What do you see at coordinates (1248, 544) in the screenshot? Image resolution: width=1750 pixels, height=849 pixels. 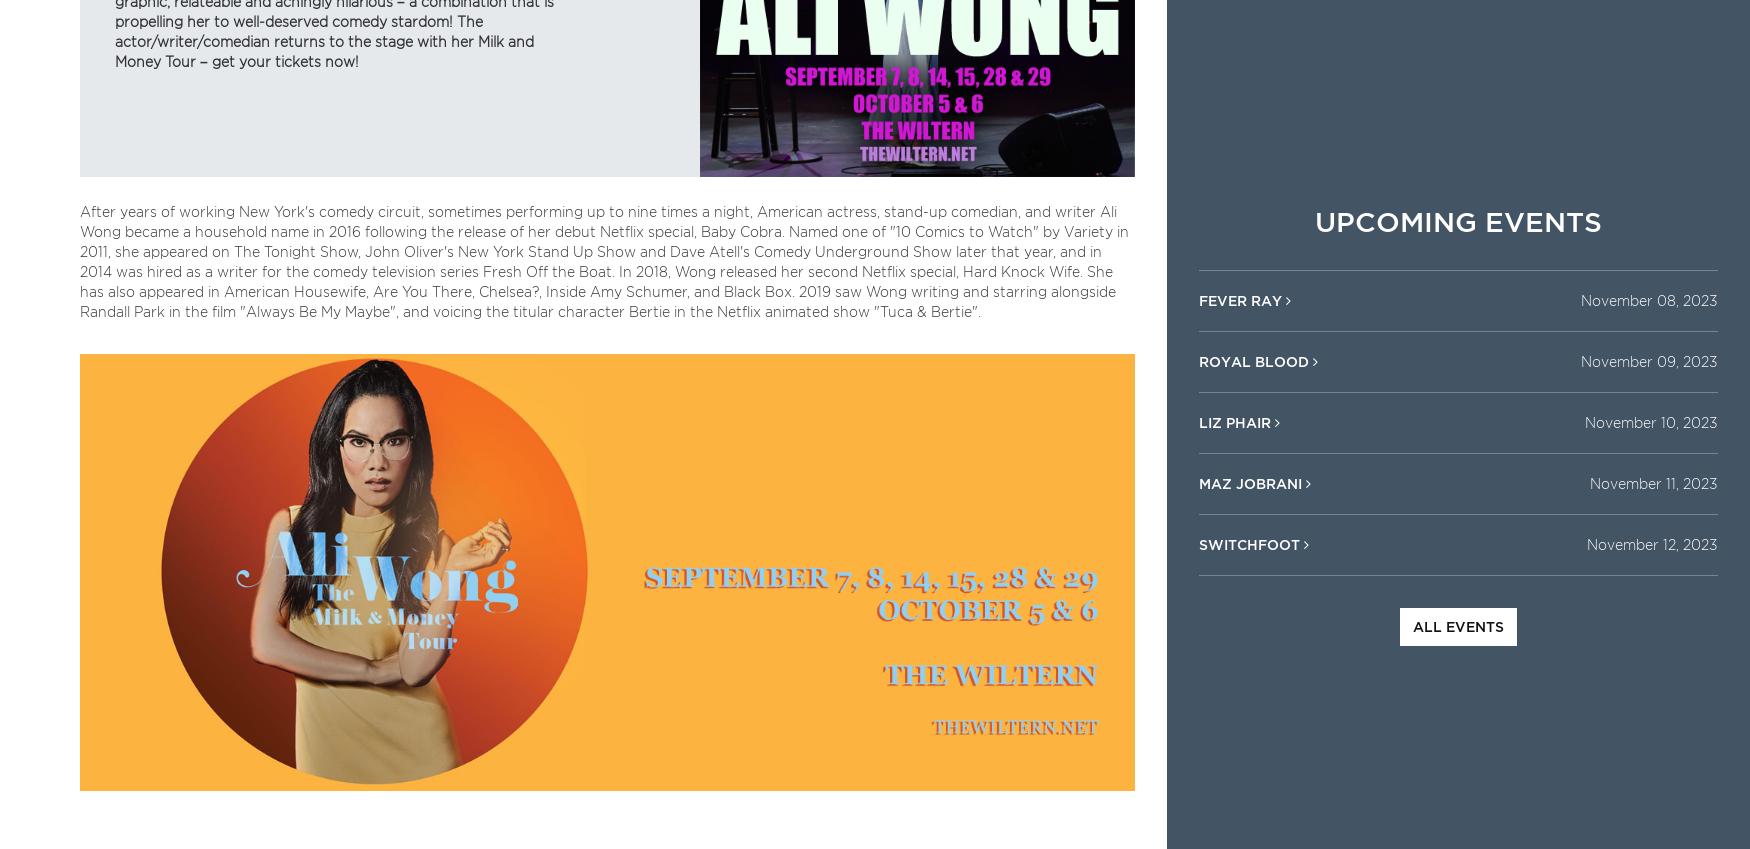 I see `'Switchfoot'` at bounding box center [1248, 544].